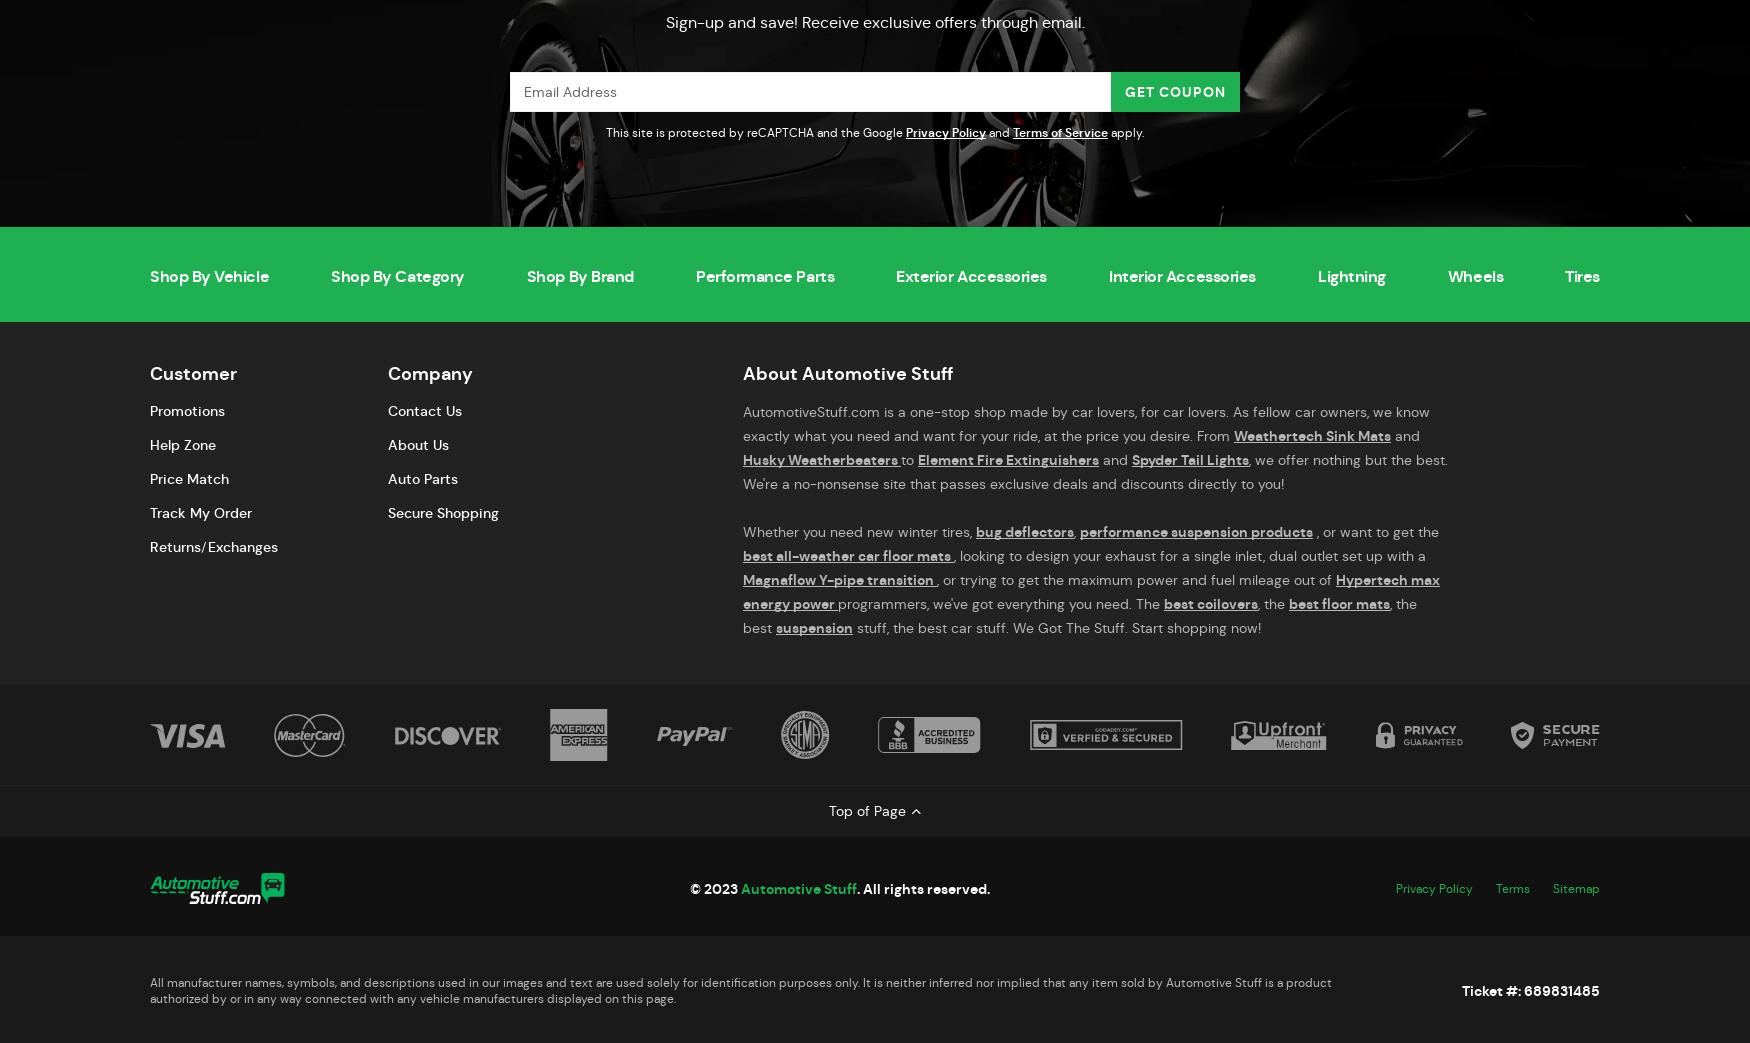  I want to click on 'Price Match', so click(148, 478).